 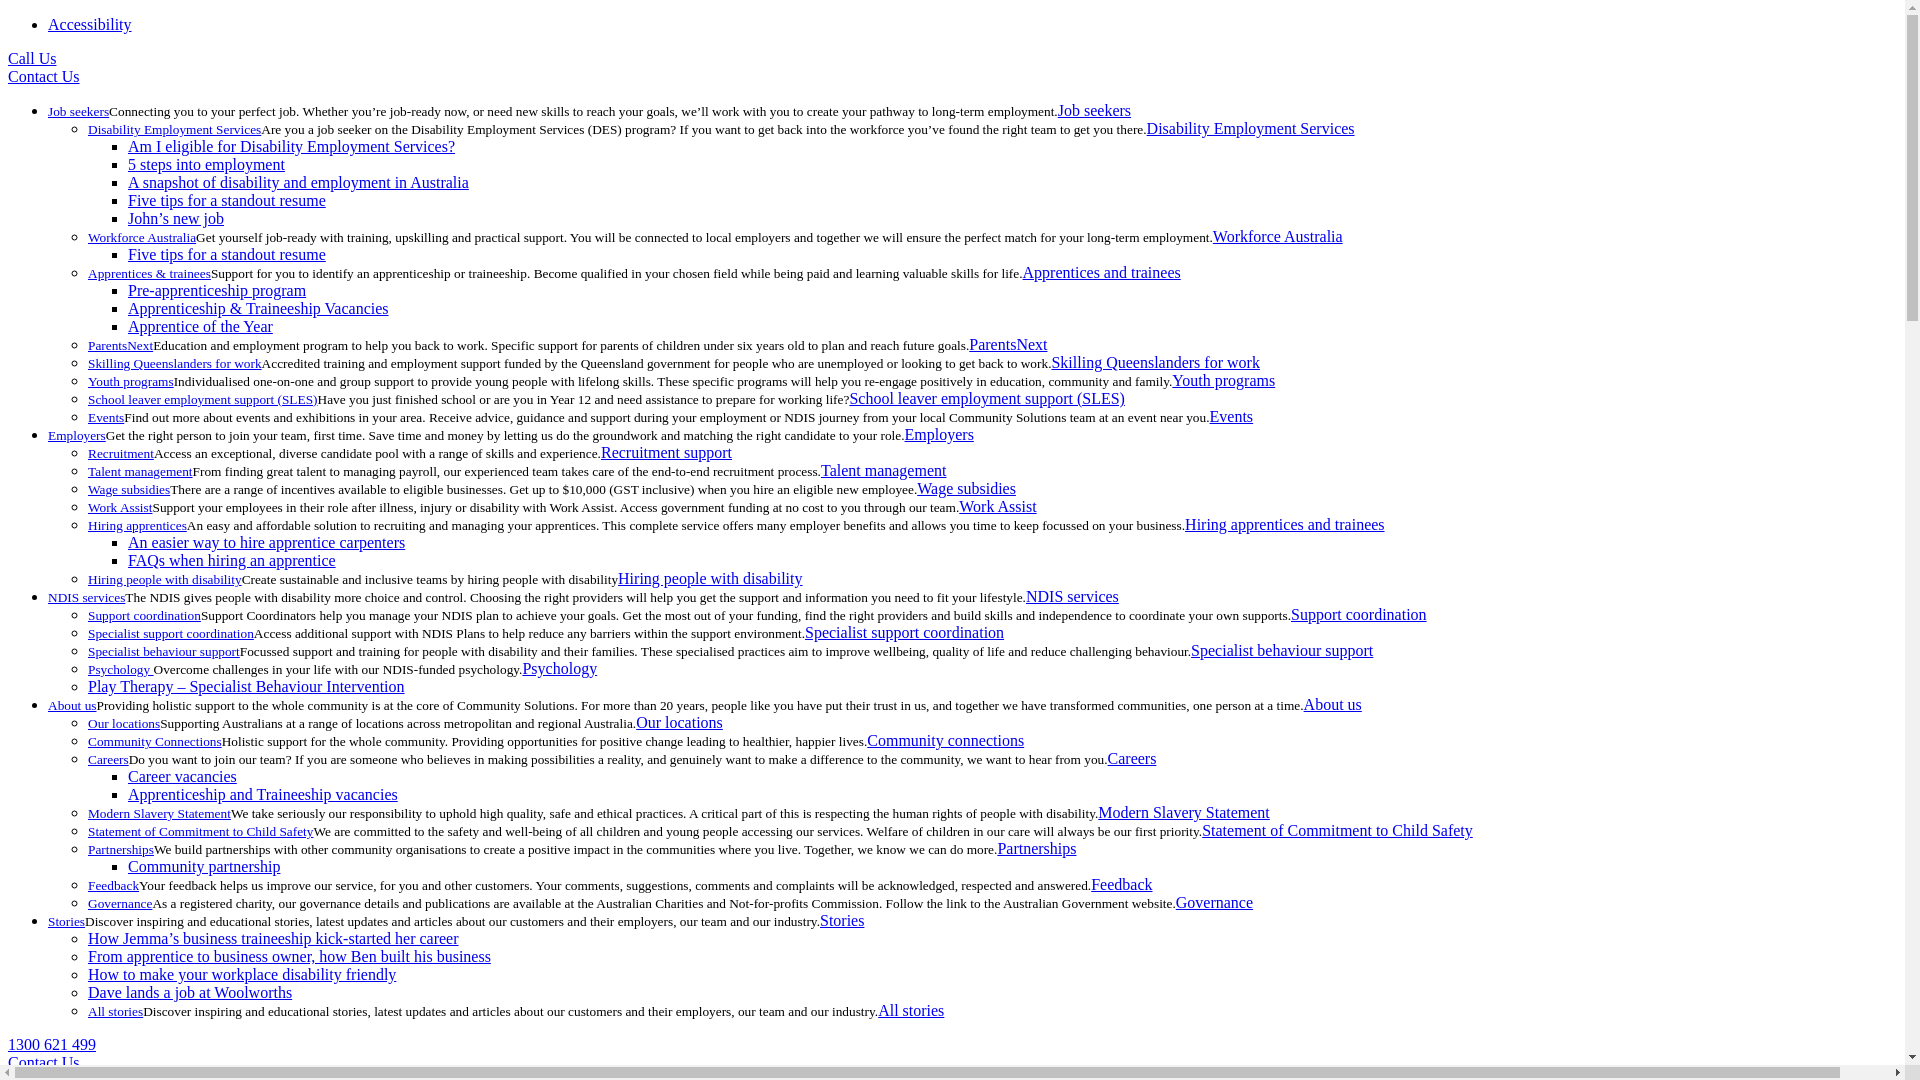 What do you see at coordinates (136, 524) in the screenshot?
I see `'Hiring apprentices'` at bounding box center [136, 524].